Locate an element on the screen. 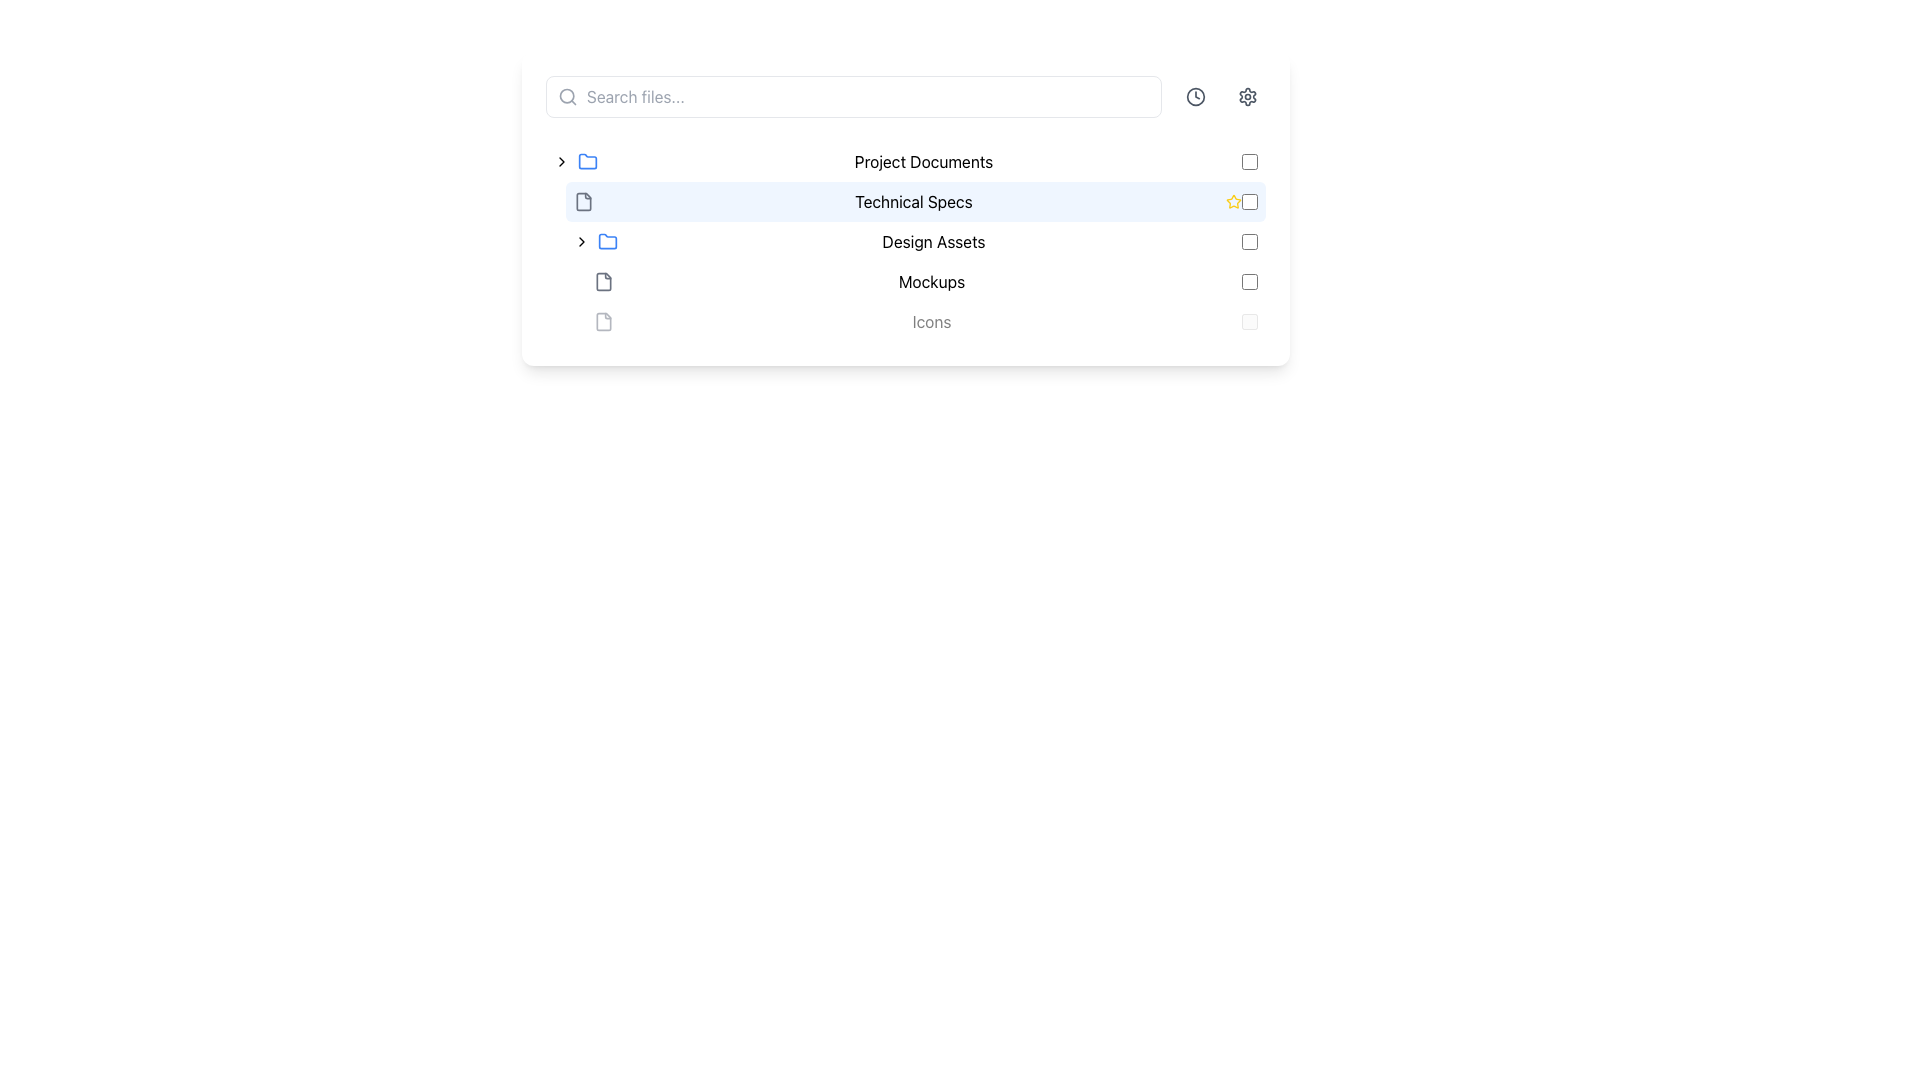  the gray clock icon located in the header area of the UI, which is adjacent to the gear icon and positioned to the right of the search bar is located at coordinates (1195, 96).